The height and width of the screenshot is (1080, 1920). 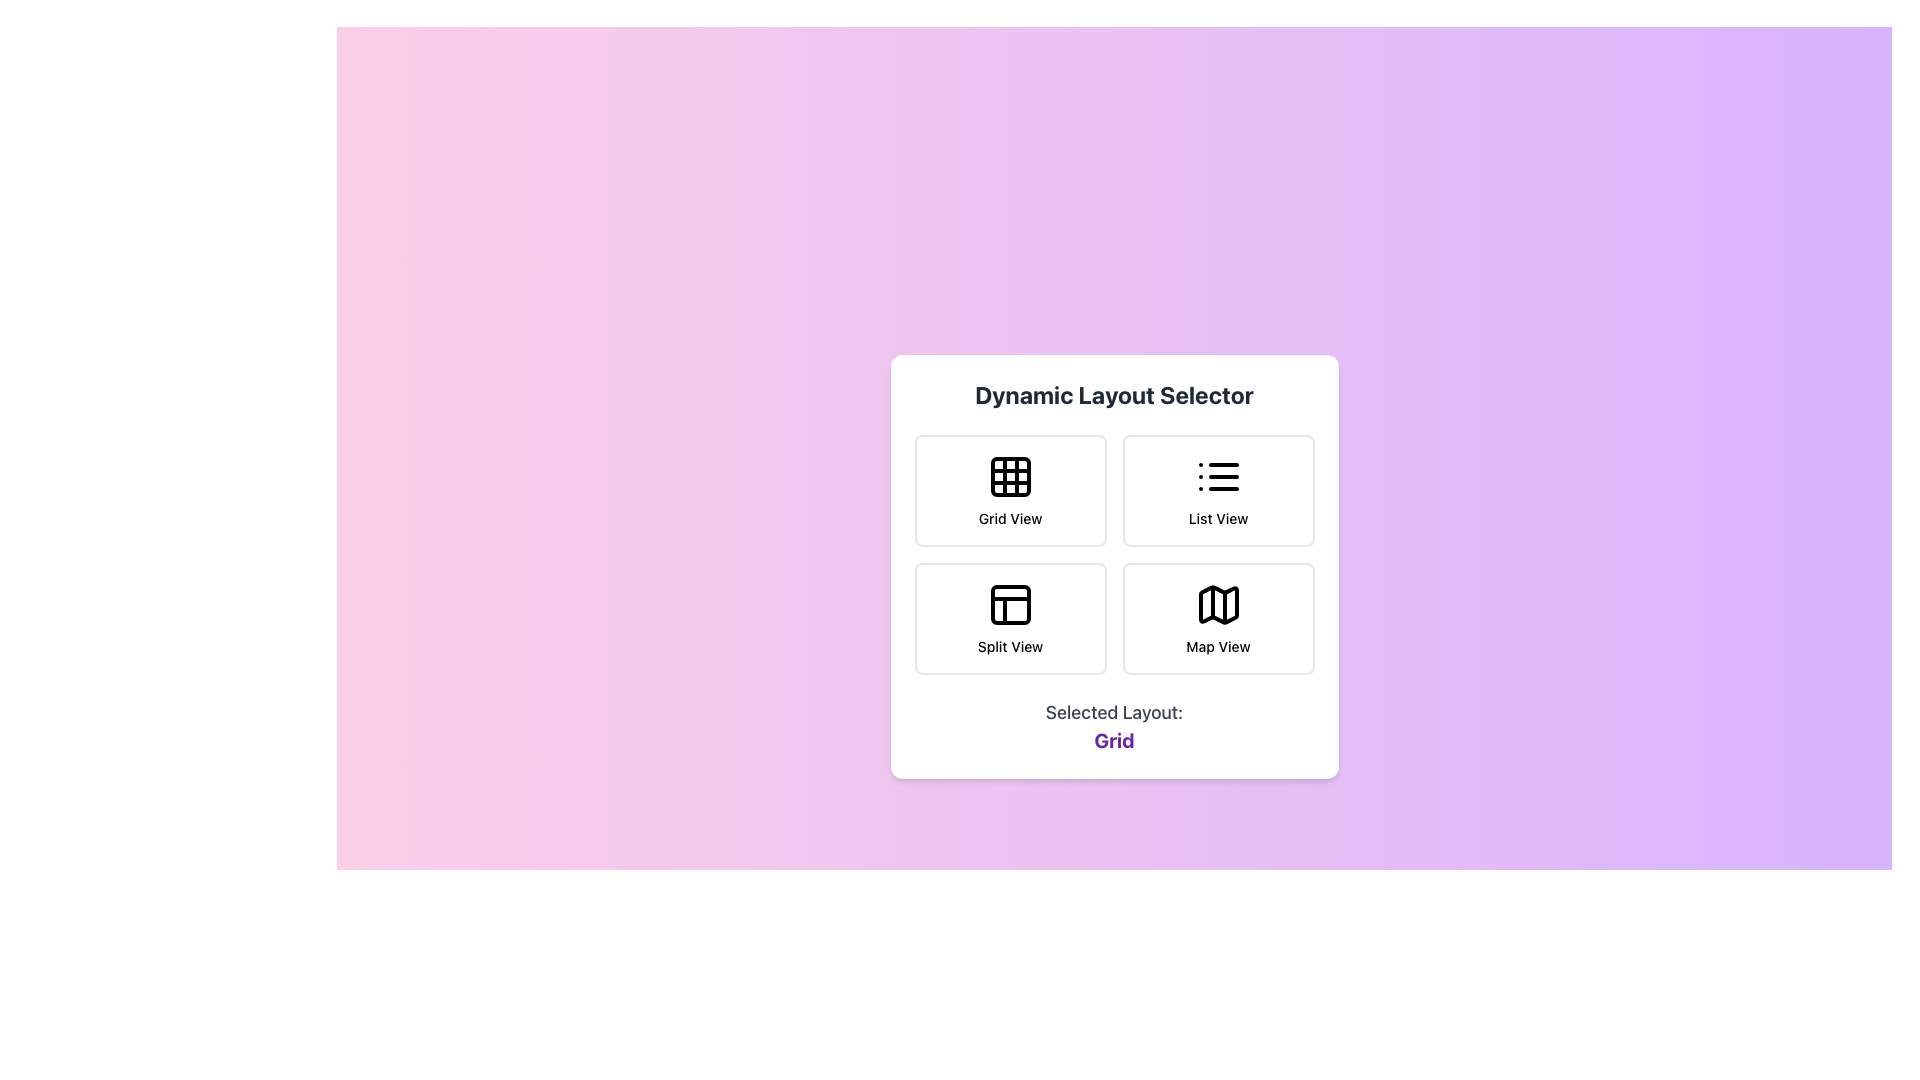 What do you see at coordinates (1010, 477) in the screenshot?
I see `the 'Grid View' layout option icon located in the top-left section of the layout options panel` at bounding box center [1010, 477].